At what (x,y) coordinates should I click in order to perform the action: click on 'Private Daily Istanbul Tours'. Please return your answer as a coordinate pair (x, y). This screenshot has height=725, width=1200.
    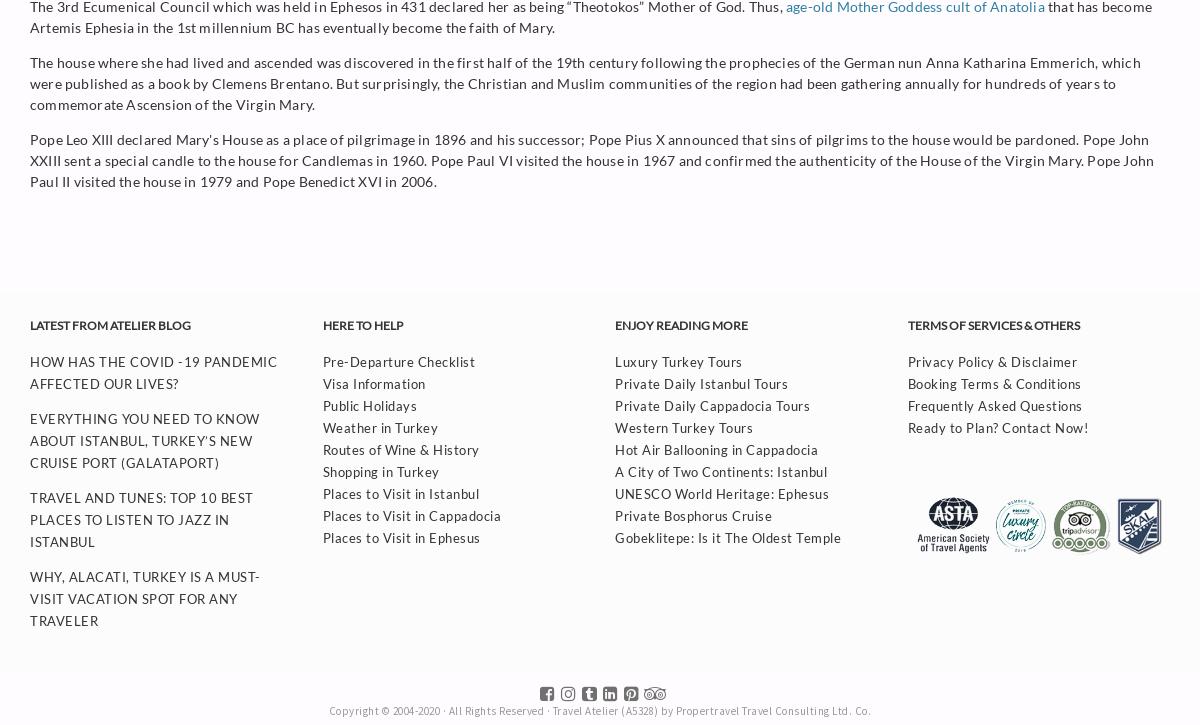
    Looking at the image, I should click on (701, 382).